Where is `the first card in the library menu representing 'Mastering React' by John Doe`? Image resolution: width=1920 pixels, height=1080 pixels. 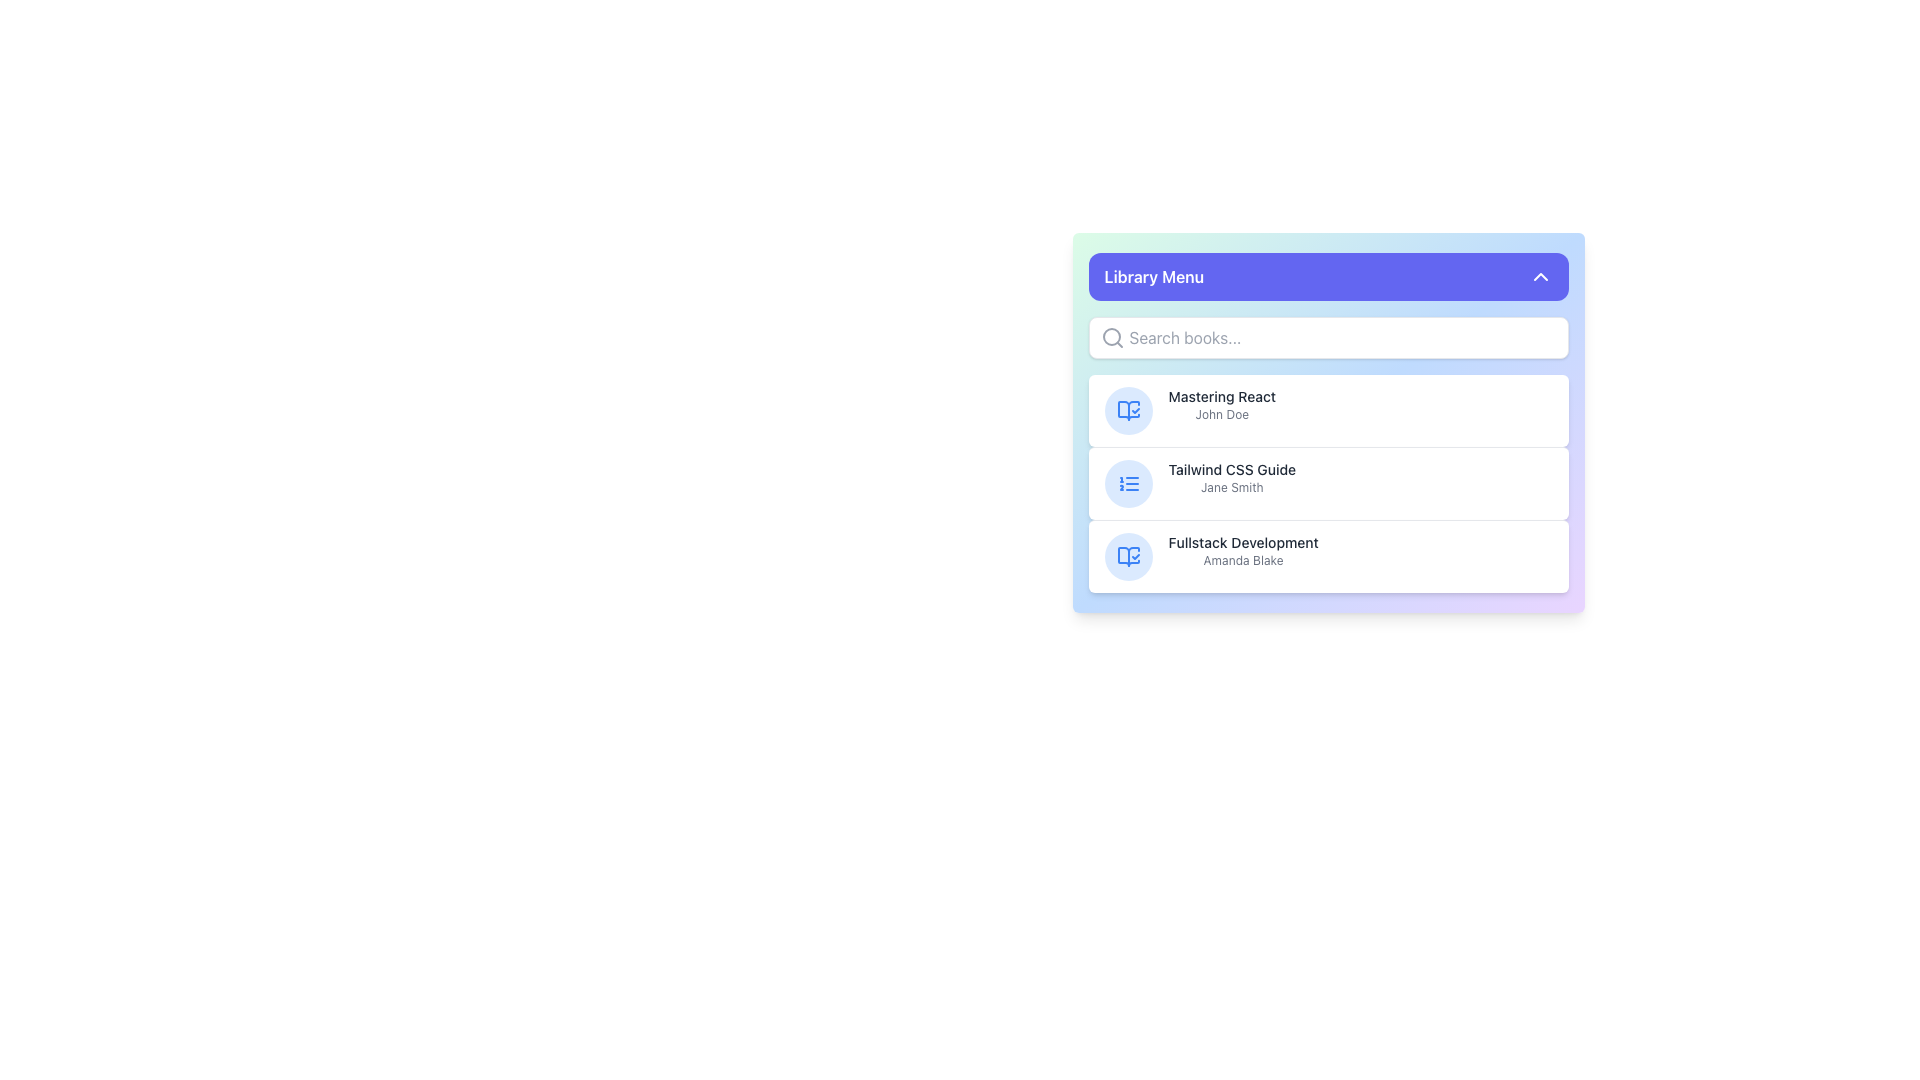 the first card in the library menu representing 'Mastering React' by John Doe is located at coordinates (1328, 422).